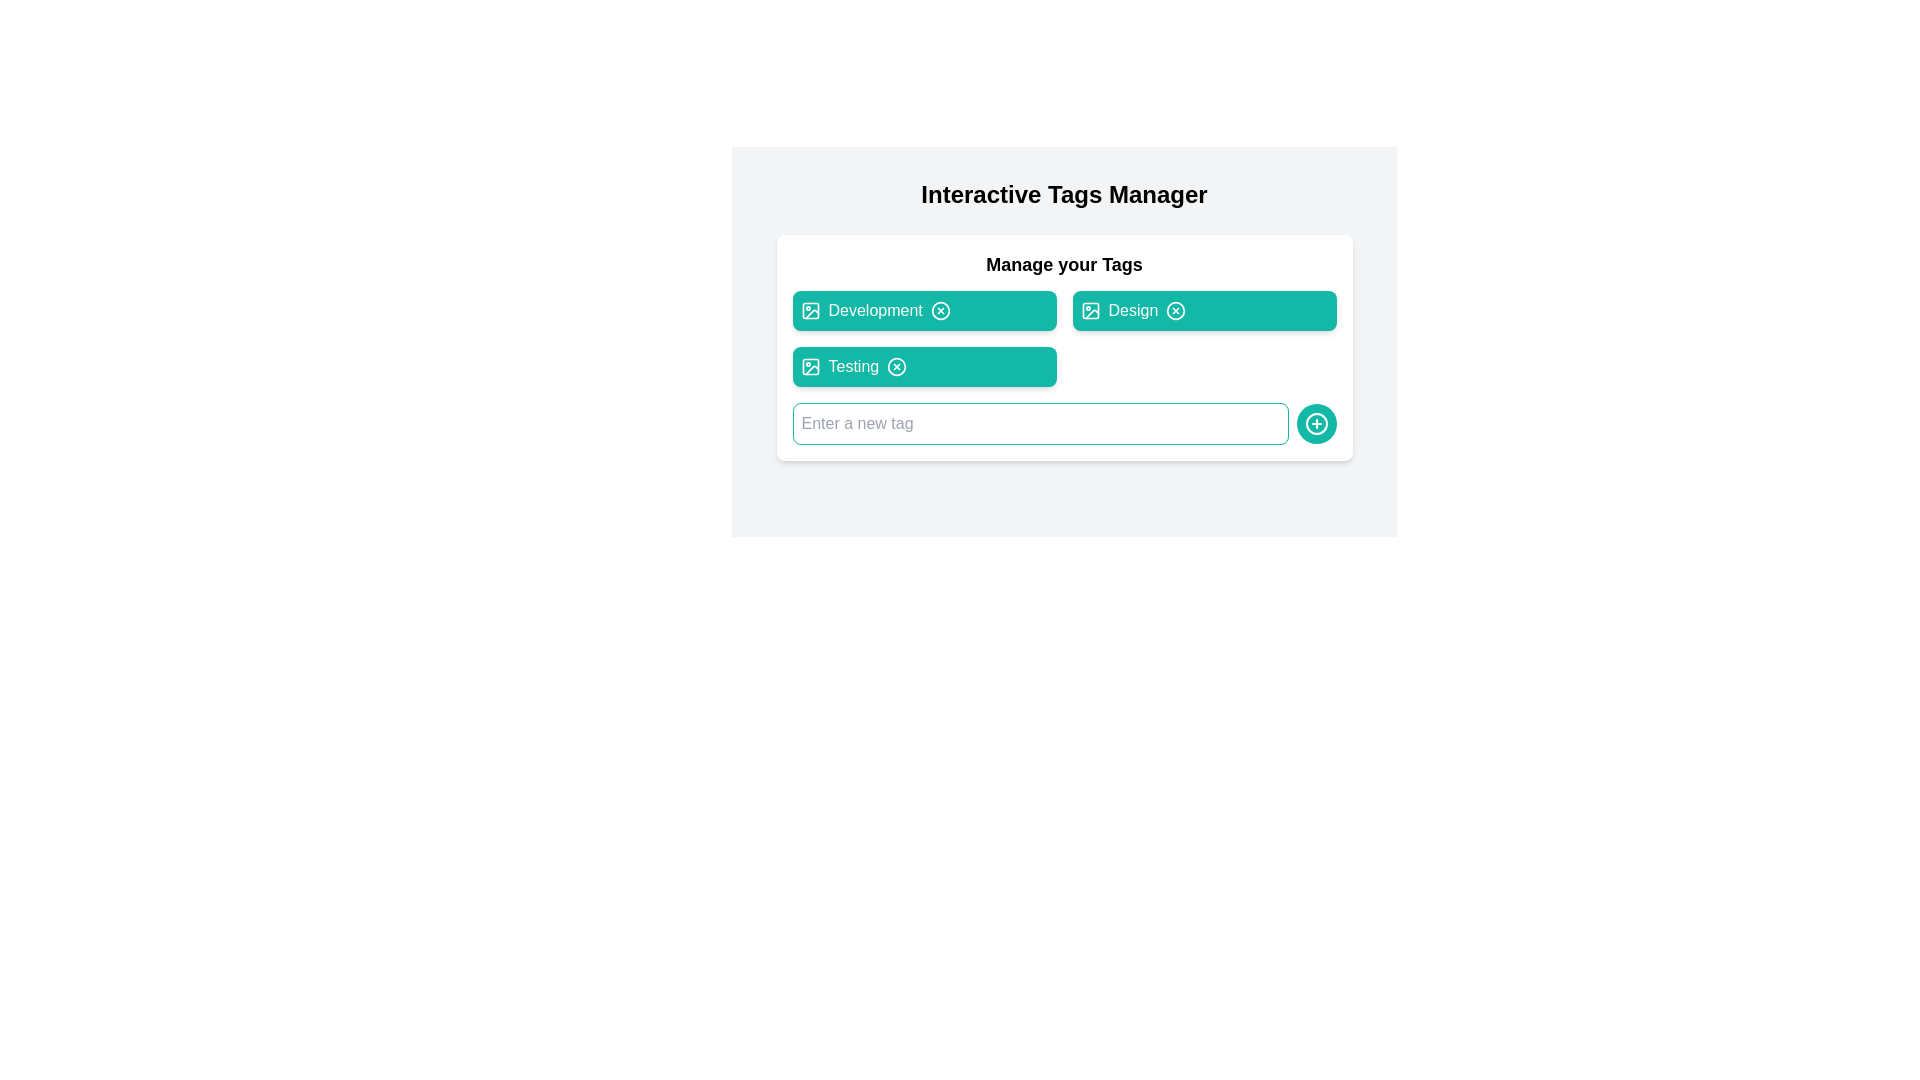 Image resolution: width=1920 pixels, height=1080 pixels. I want to click on the text label that serves as a title or header for the tag management section, located at the top of a rectangular card-like area, so click(1063, 264).